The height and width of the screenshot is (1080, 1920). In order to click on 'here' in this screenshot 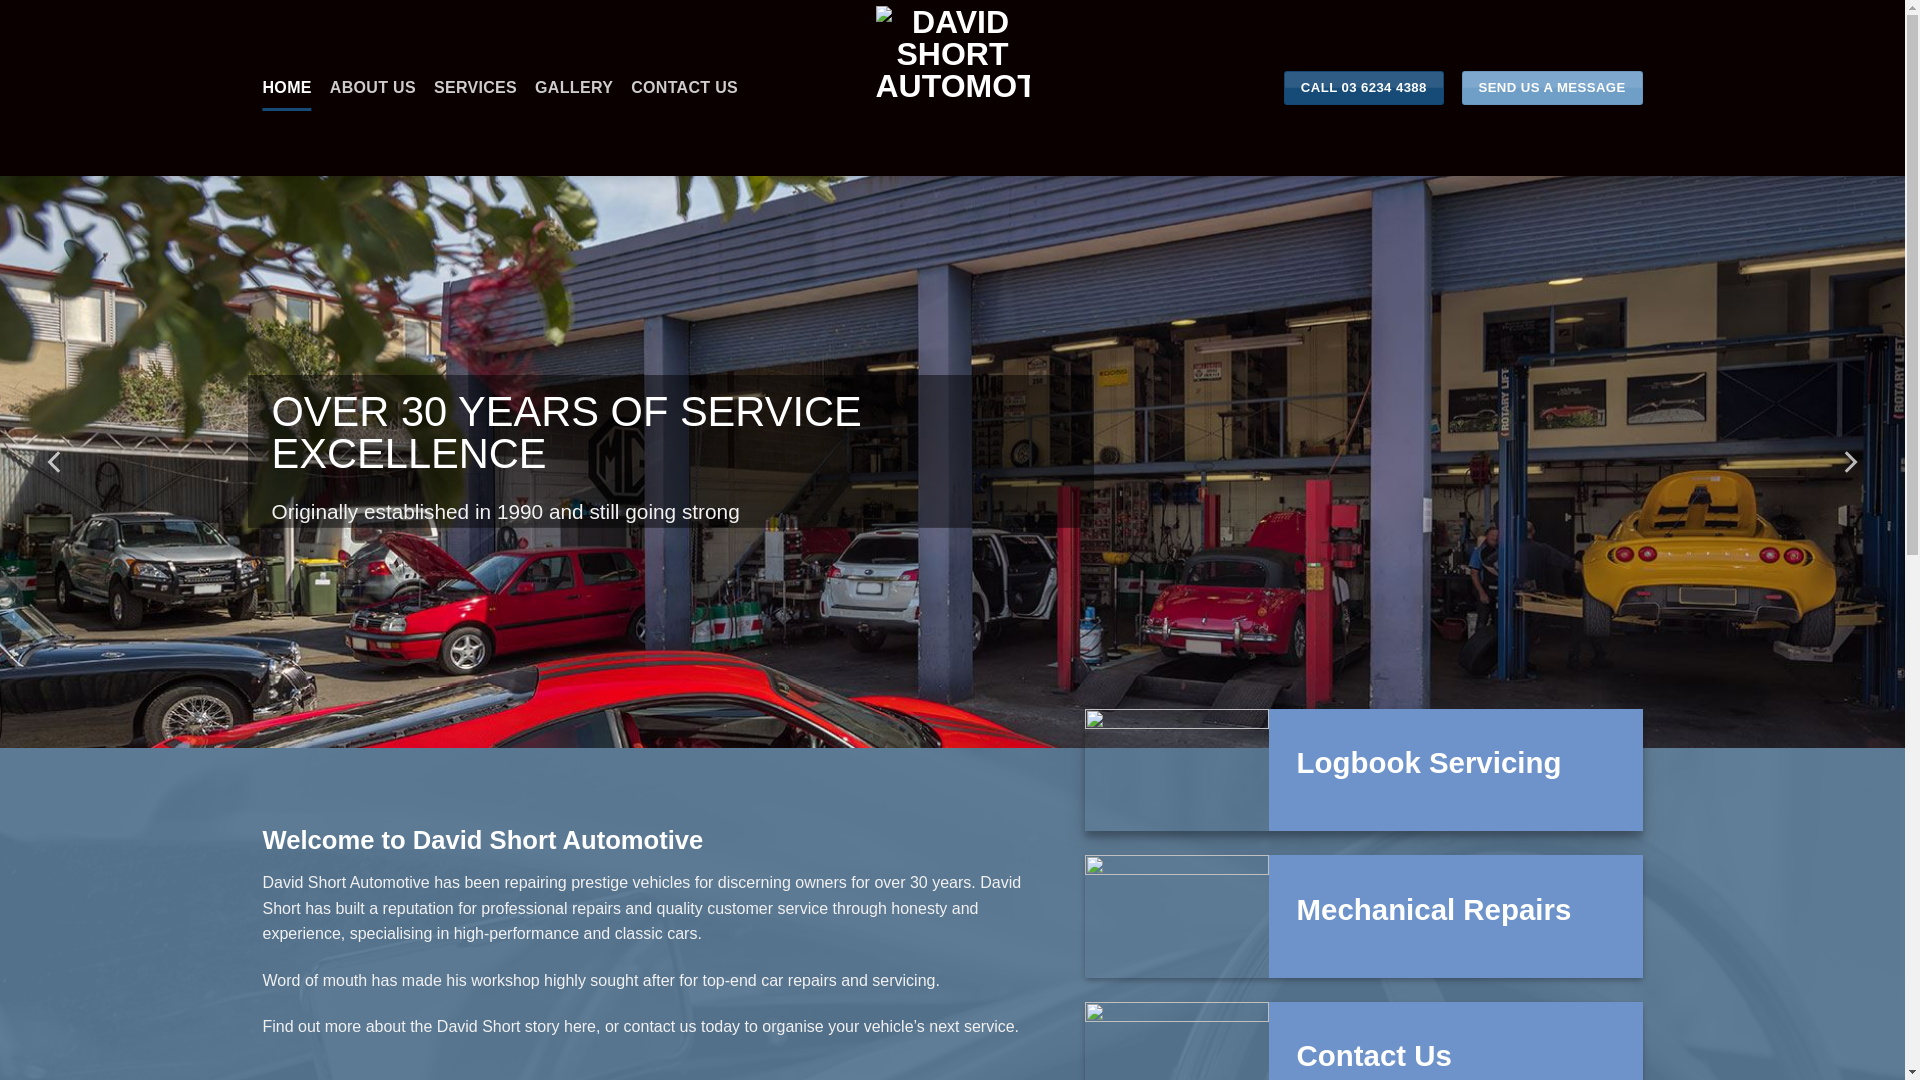, I will do `click(579, 1026)`.